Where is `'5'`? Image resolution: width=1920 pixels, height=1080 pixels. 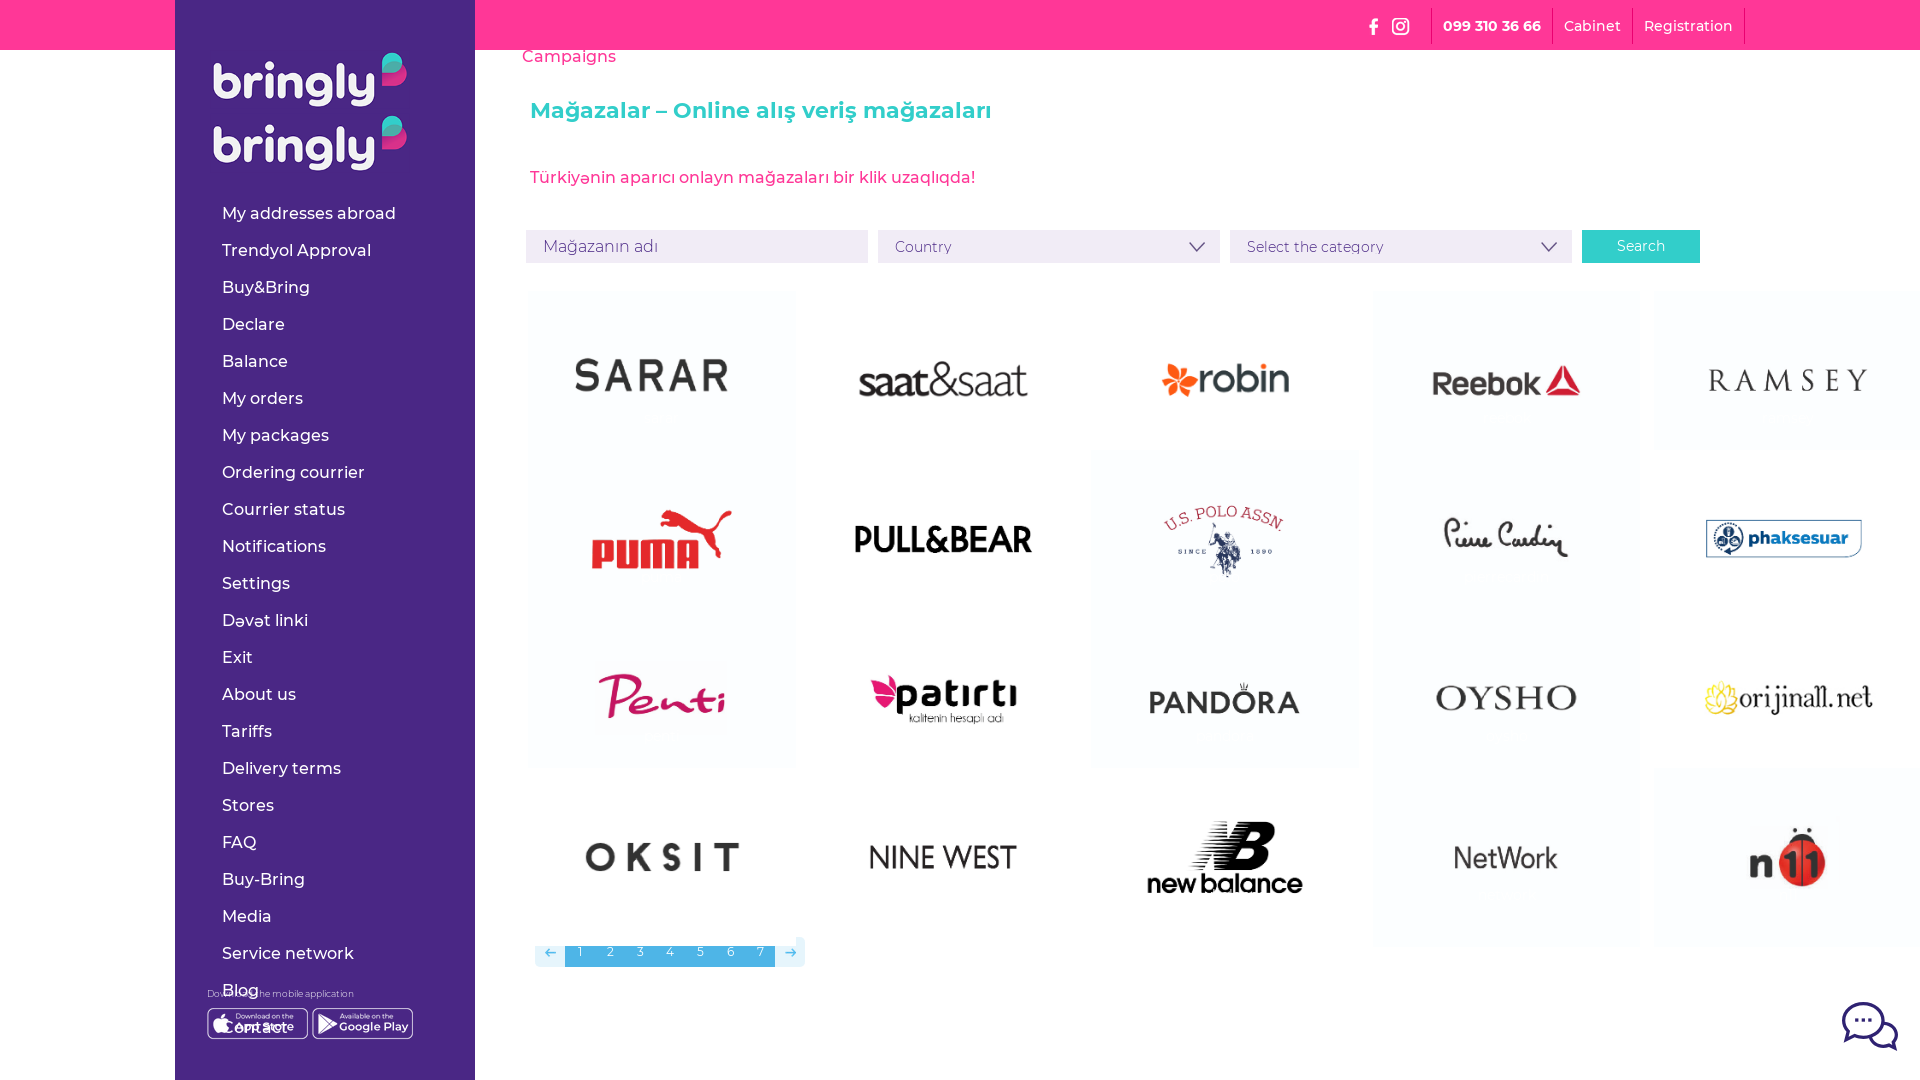
'5' is located at coordinates (700, 951).